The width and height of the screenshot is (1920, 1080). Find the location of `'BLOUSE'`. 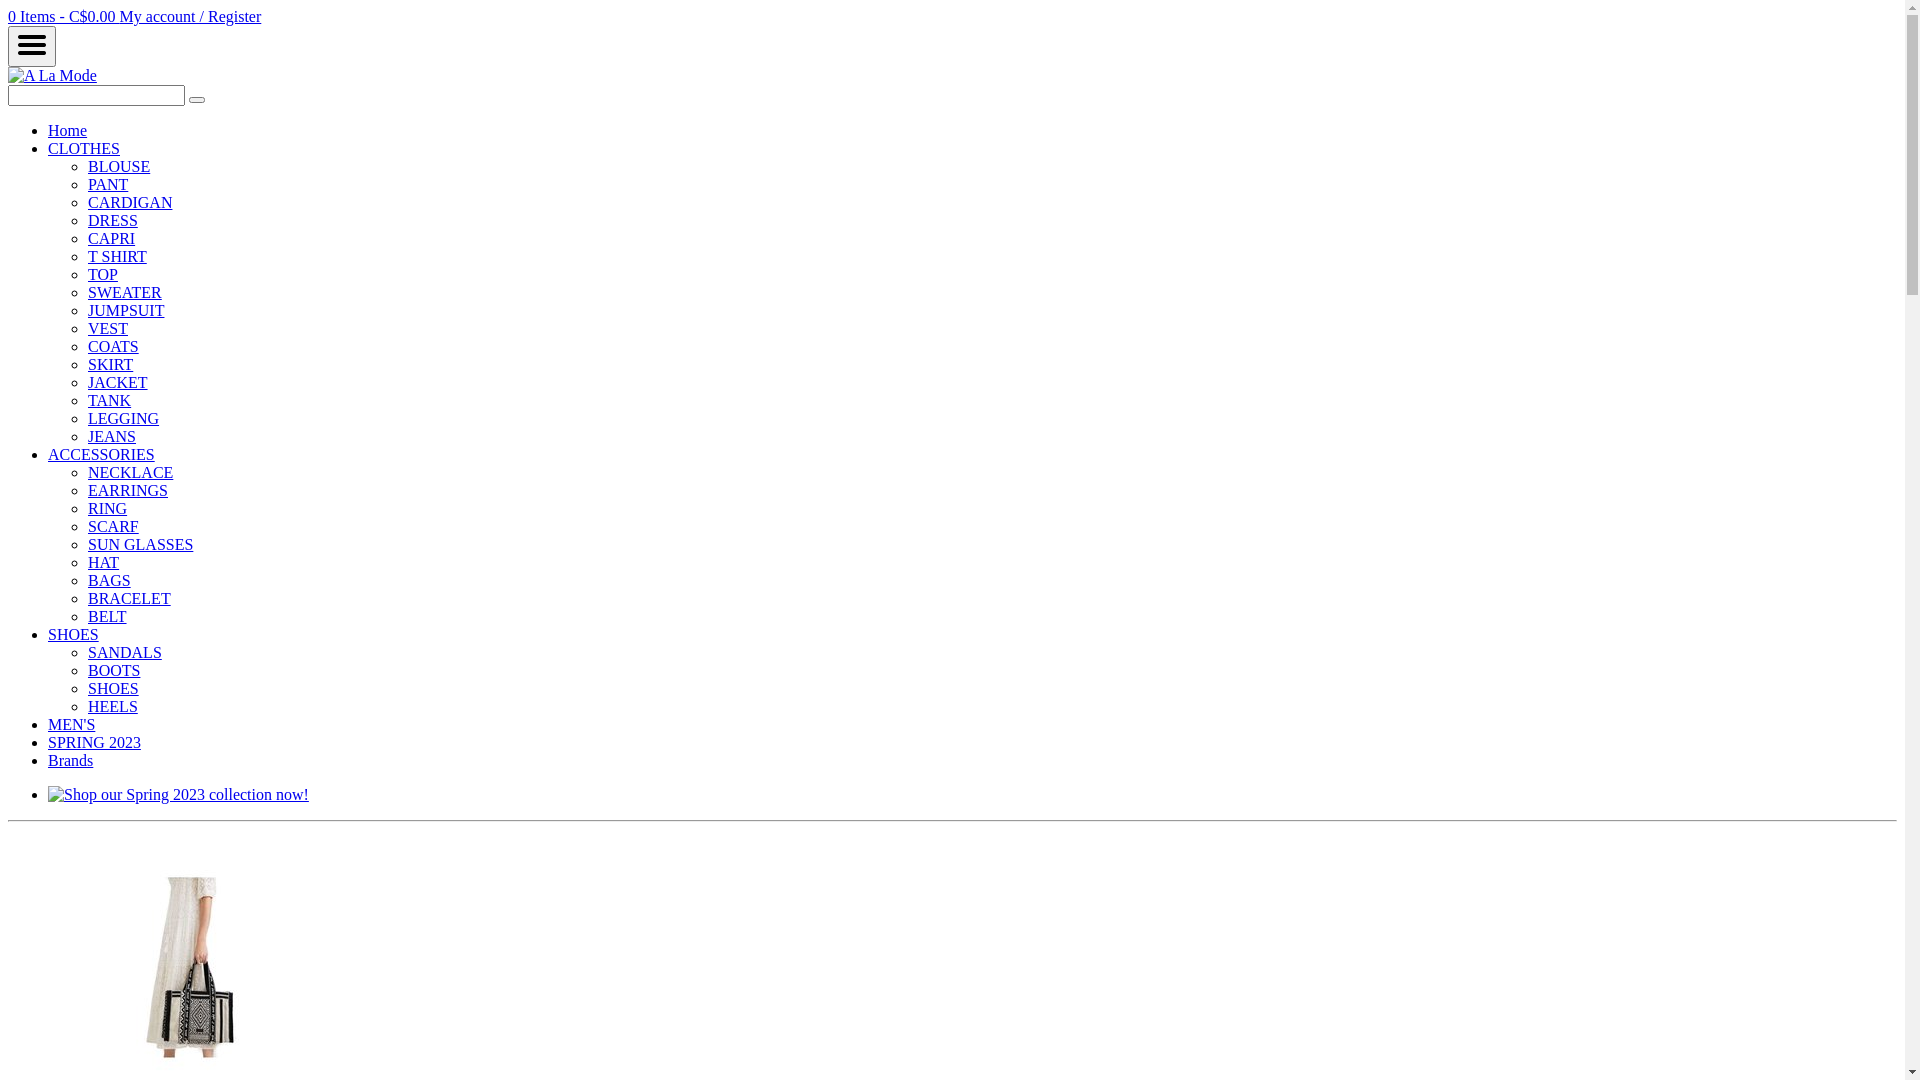

'BLOUSE' is located at coordinates (118, 165).